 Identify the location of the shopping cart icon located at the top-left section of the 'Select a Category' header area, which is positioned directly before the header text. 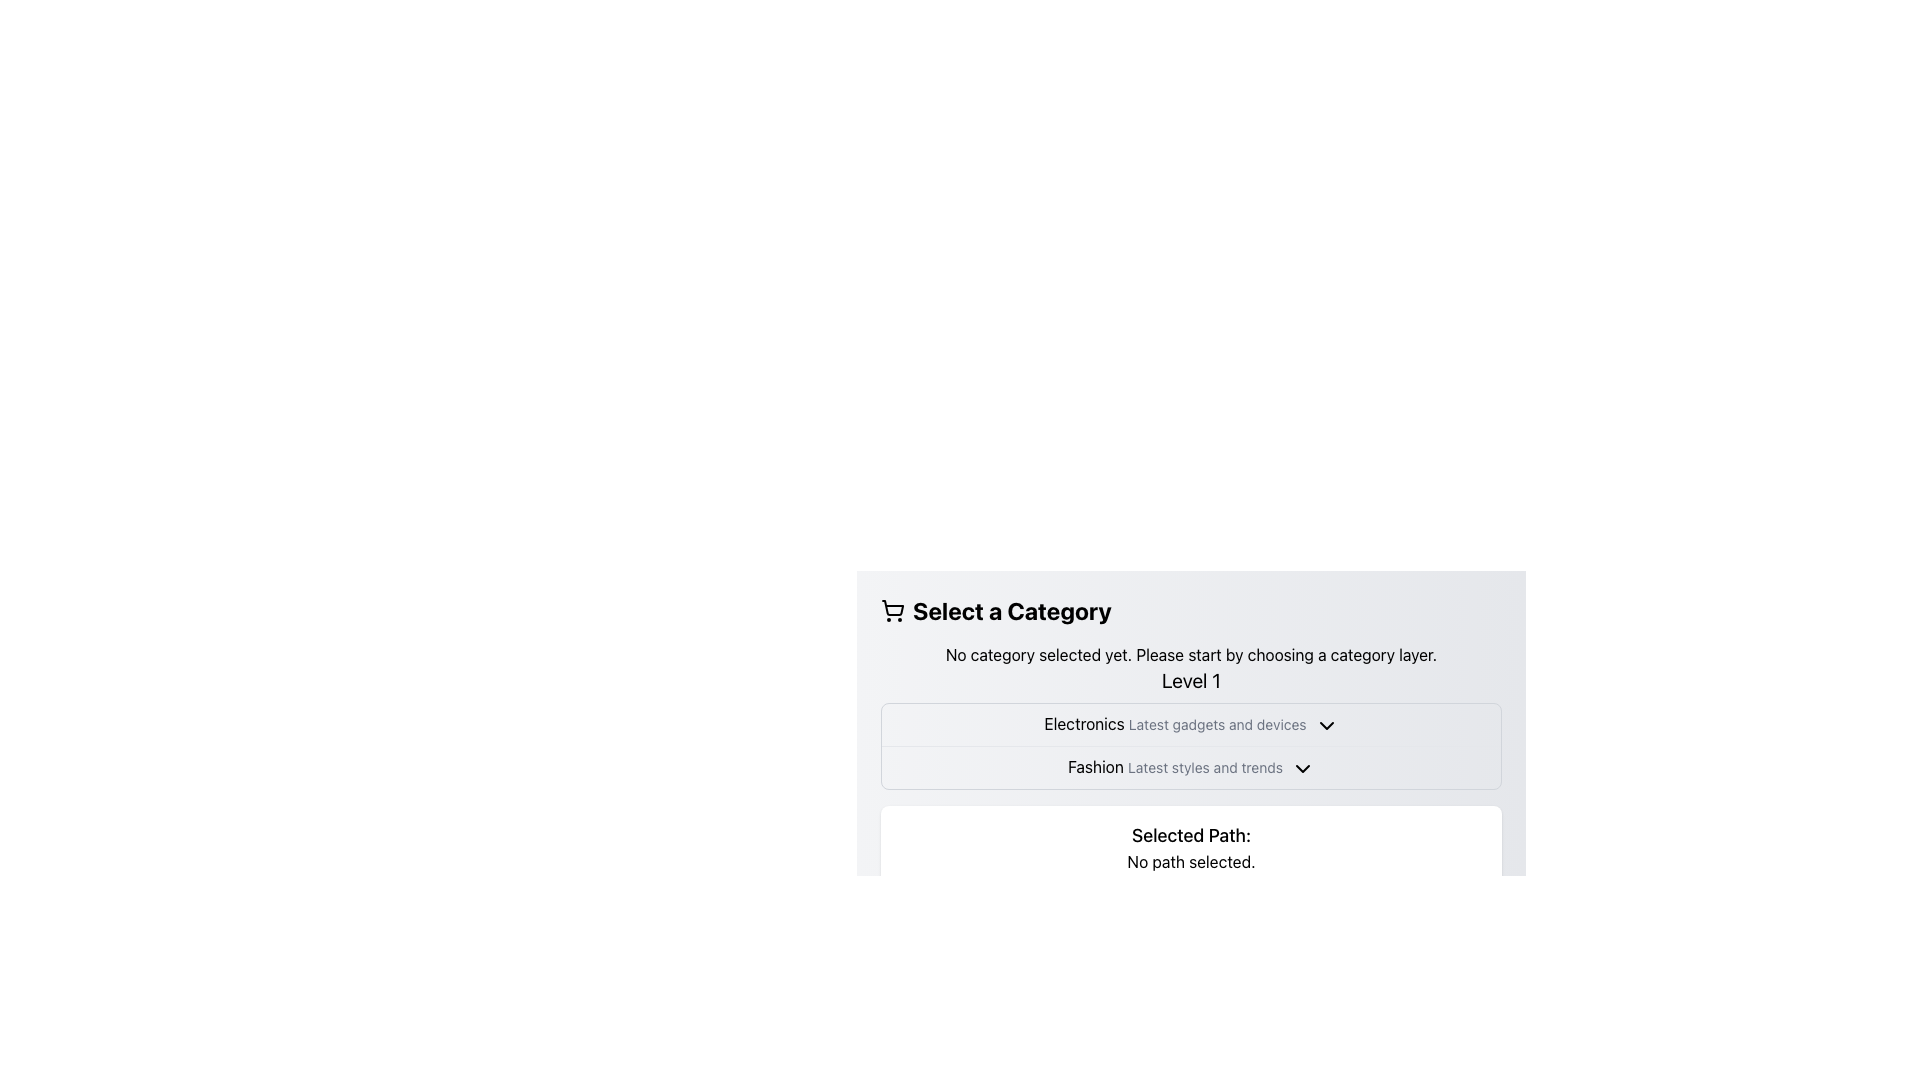
(891, 609).